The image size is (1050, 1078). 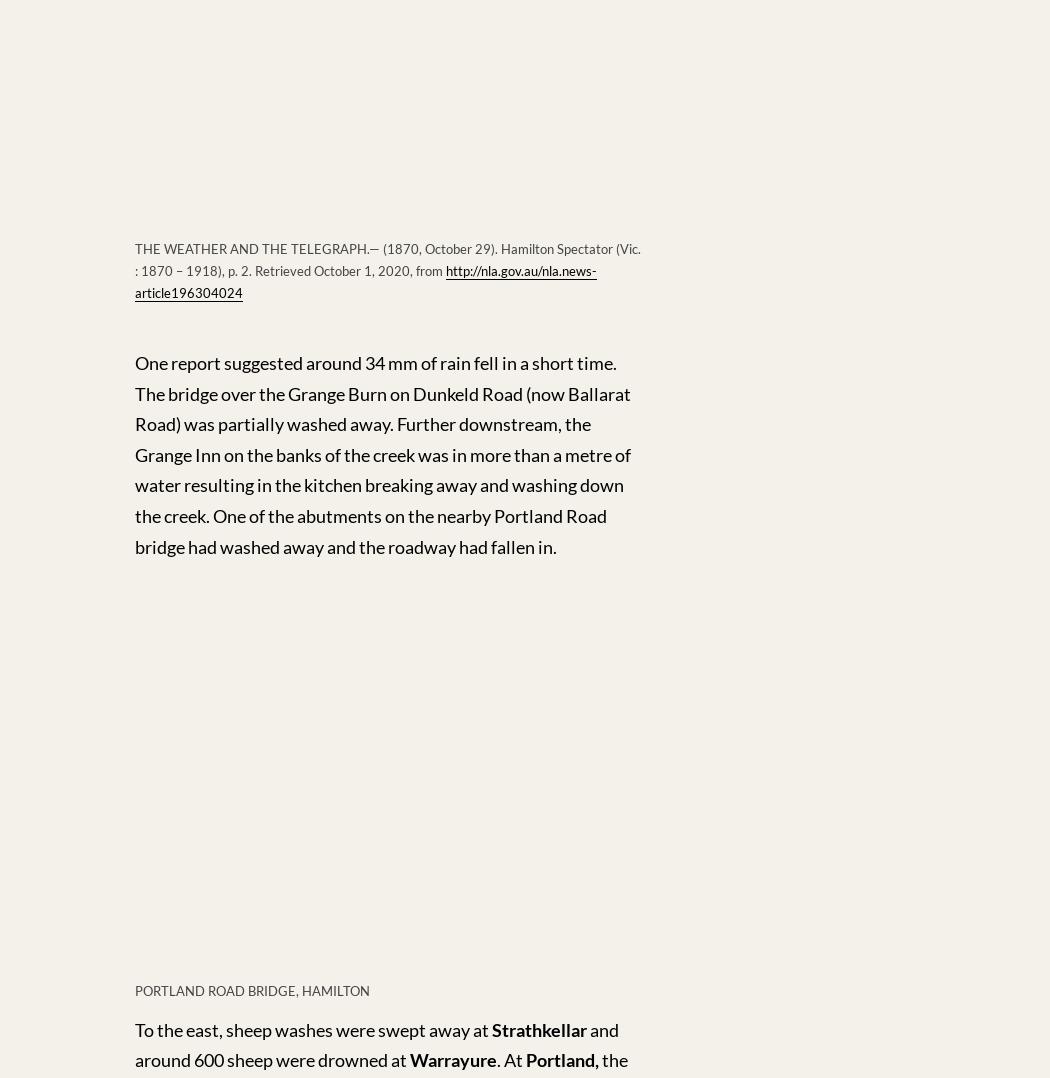 I want to click on 'Warrayure', so click(x=453, y=1059).